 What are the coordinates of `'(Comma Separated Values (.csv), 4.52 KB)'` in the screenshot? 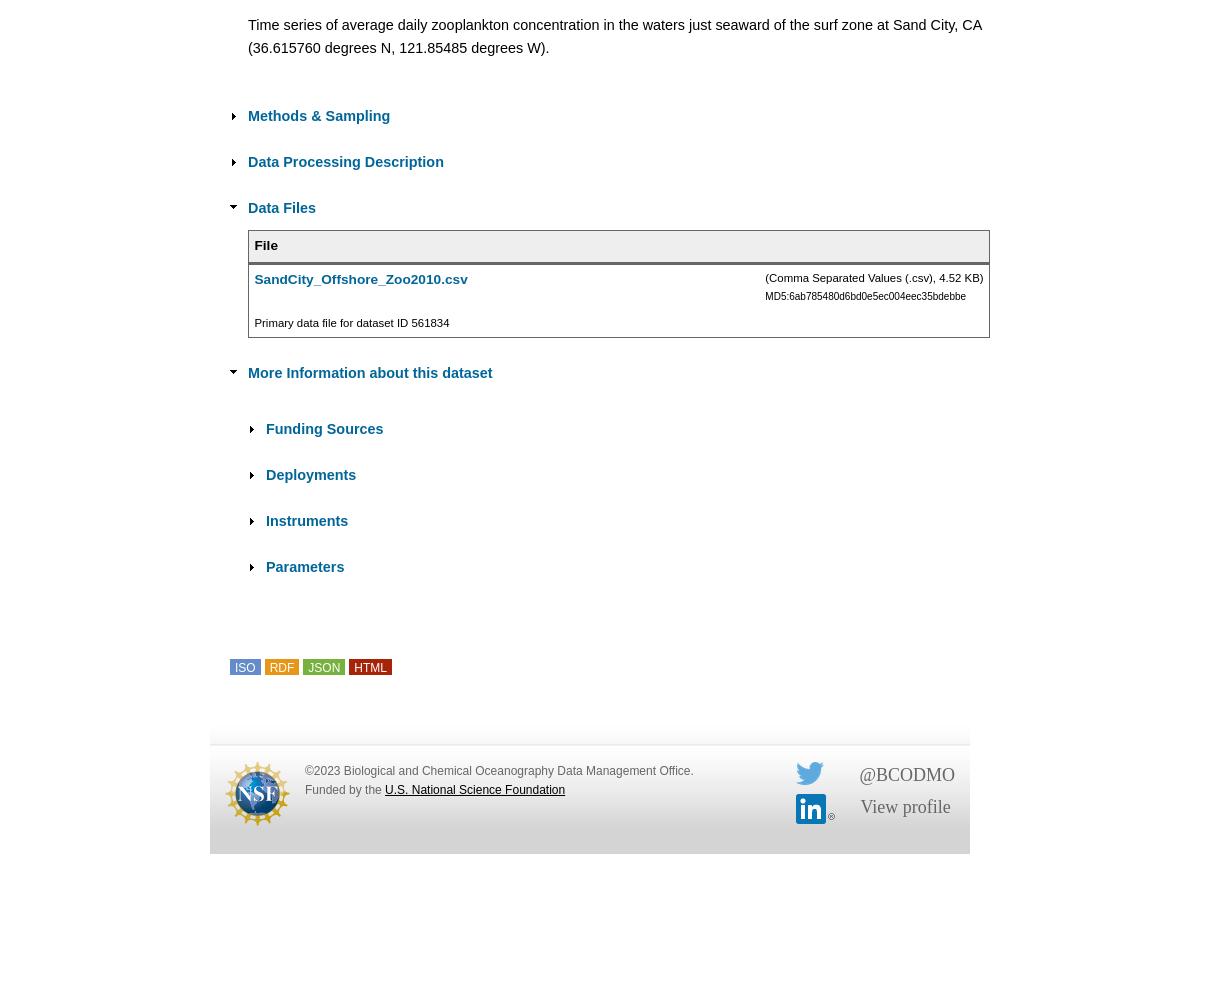 It's located at (763, 278).